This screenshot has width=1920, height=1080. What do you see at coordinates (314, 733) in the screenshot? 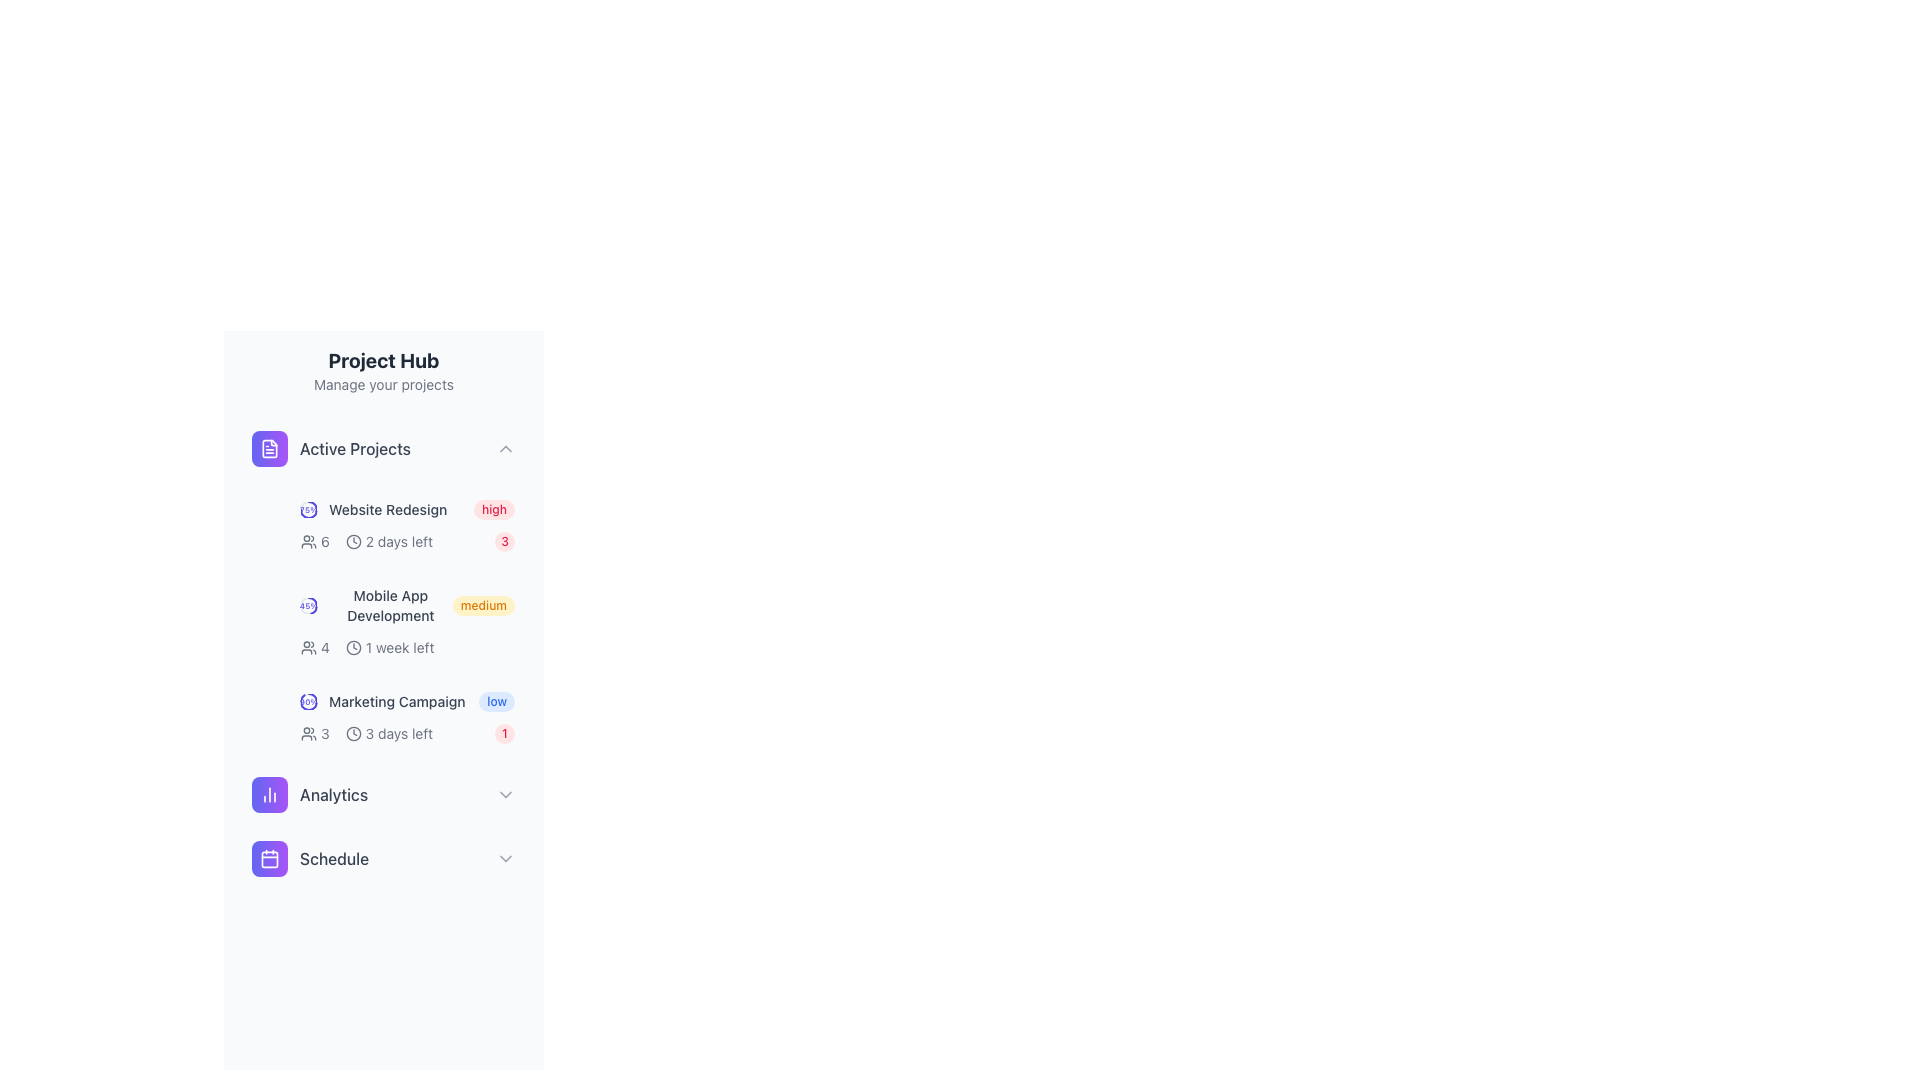
I see `the text label indicating the number of team members for the 'Marketing Campaign' project, located below the title and priority tag, and to the left of '3 days left'` at bounding box center [314, 733].